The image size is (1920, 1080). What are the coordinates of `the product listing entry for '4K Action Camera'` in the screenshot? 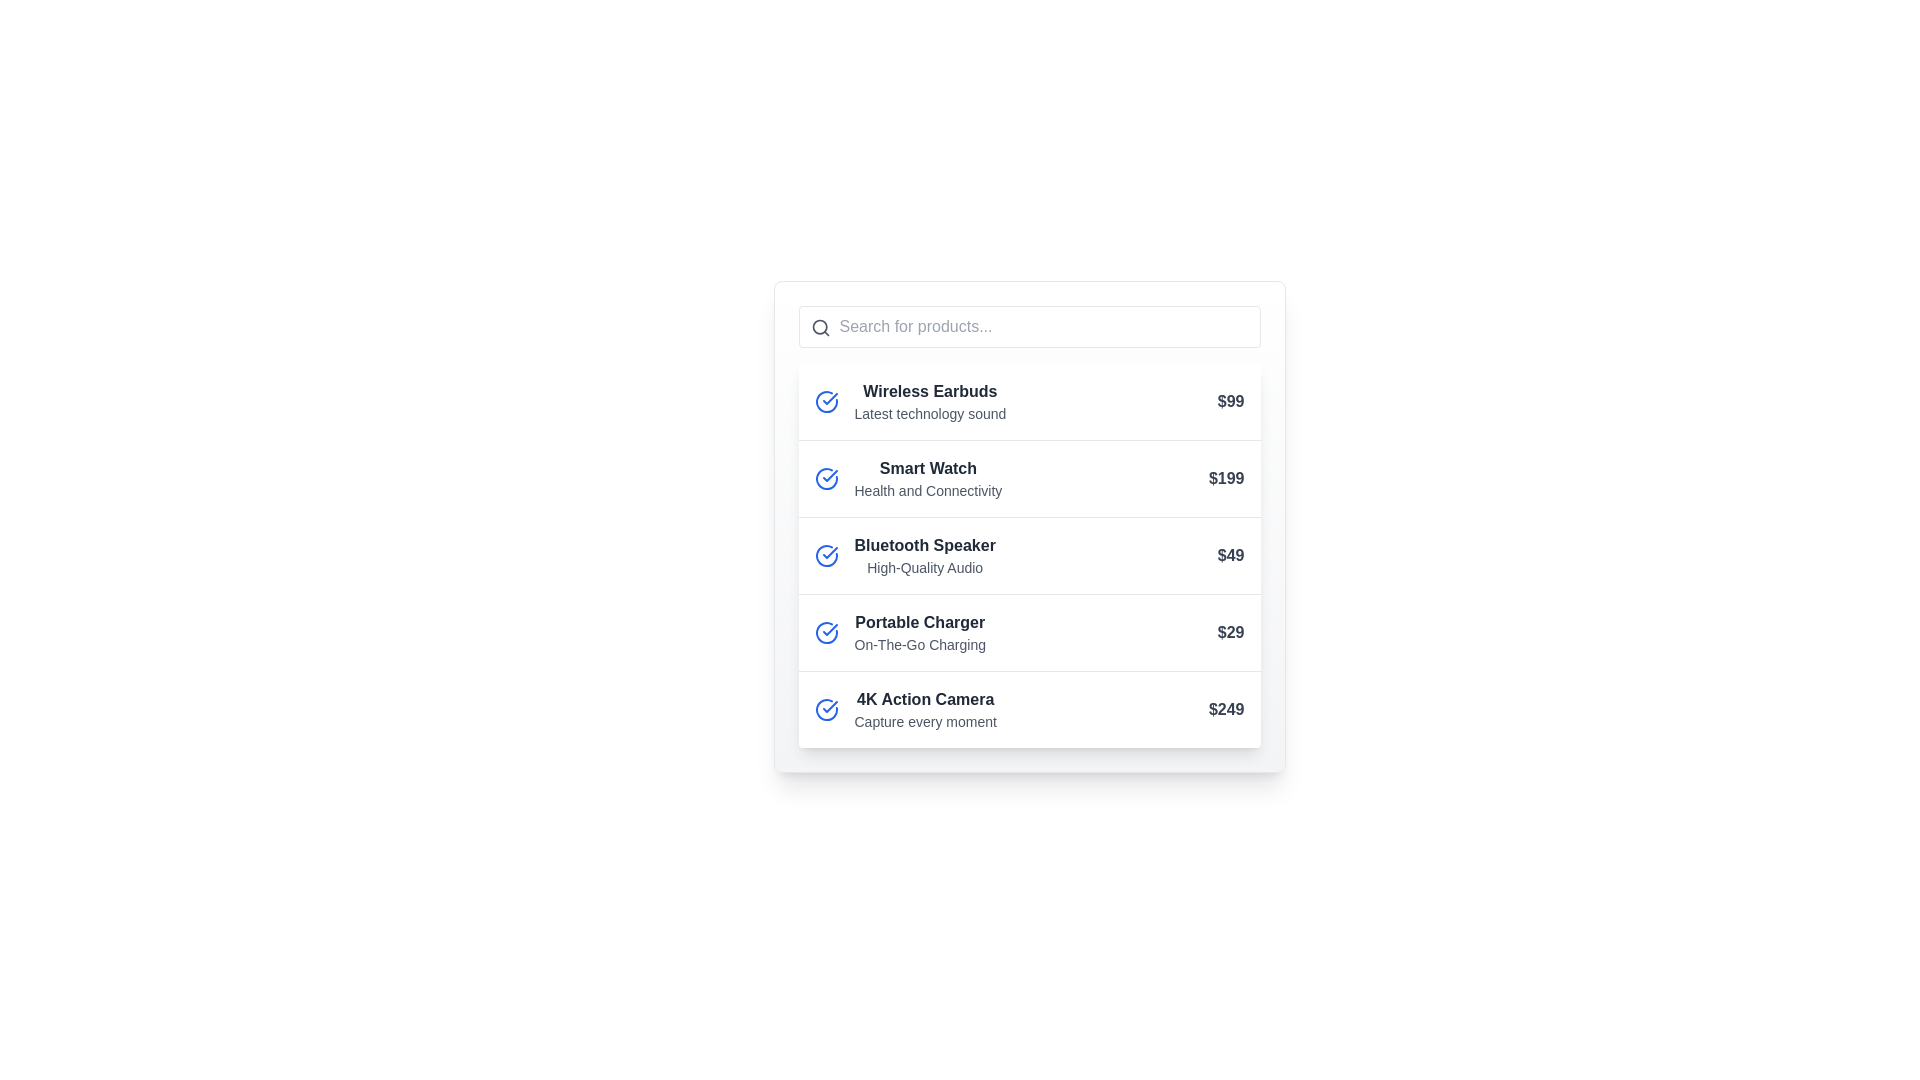 It's located at (1029, 708).